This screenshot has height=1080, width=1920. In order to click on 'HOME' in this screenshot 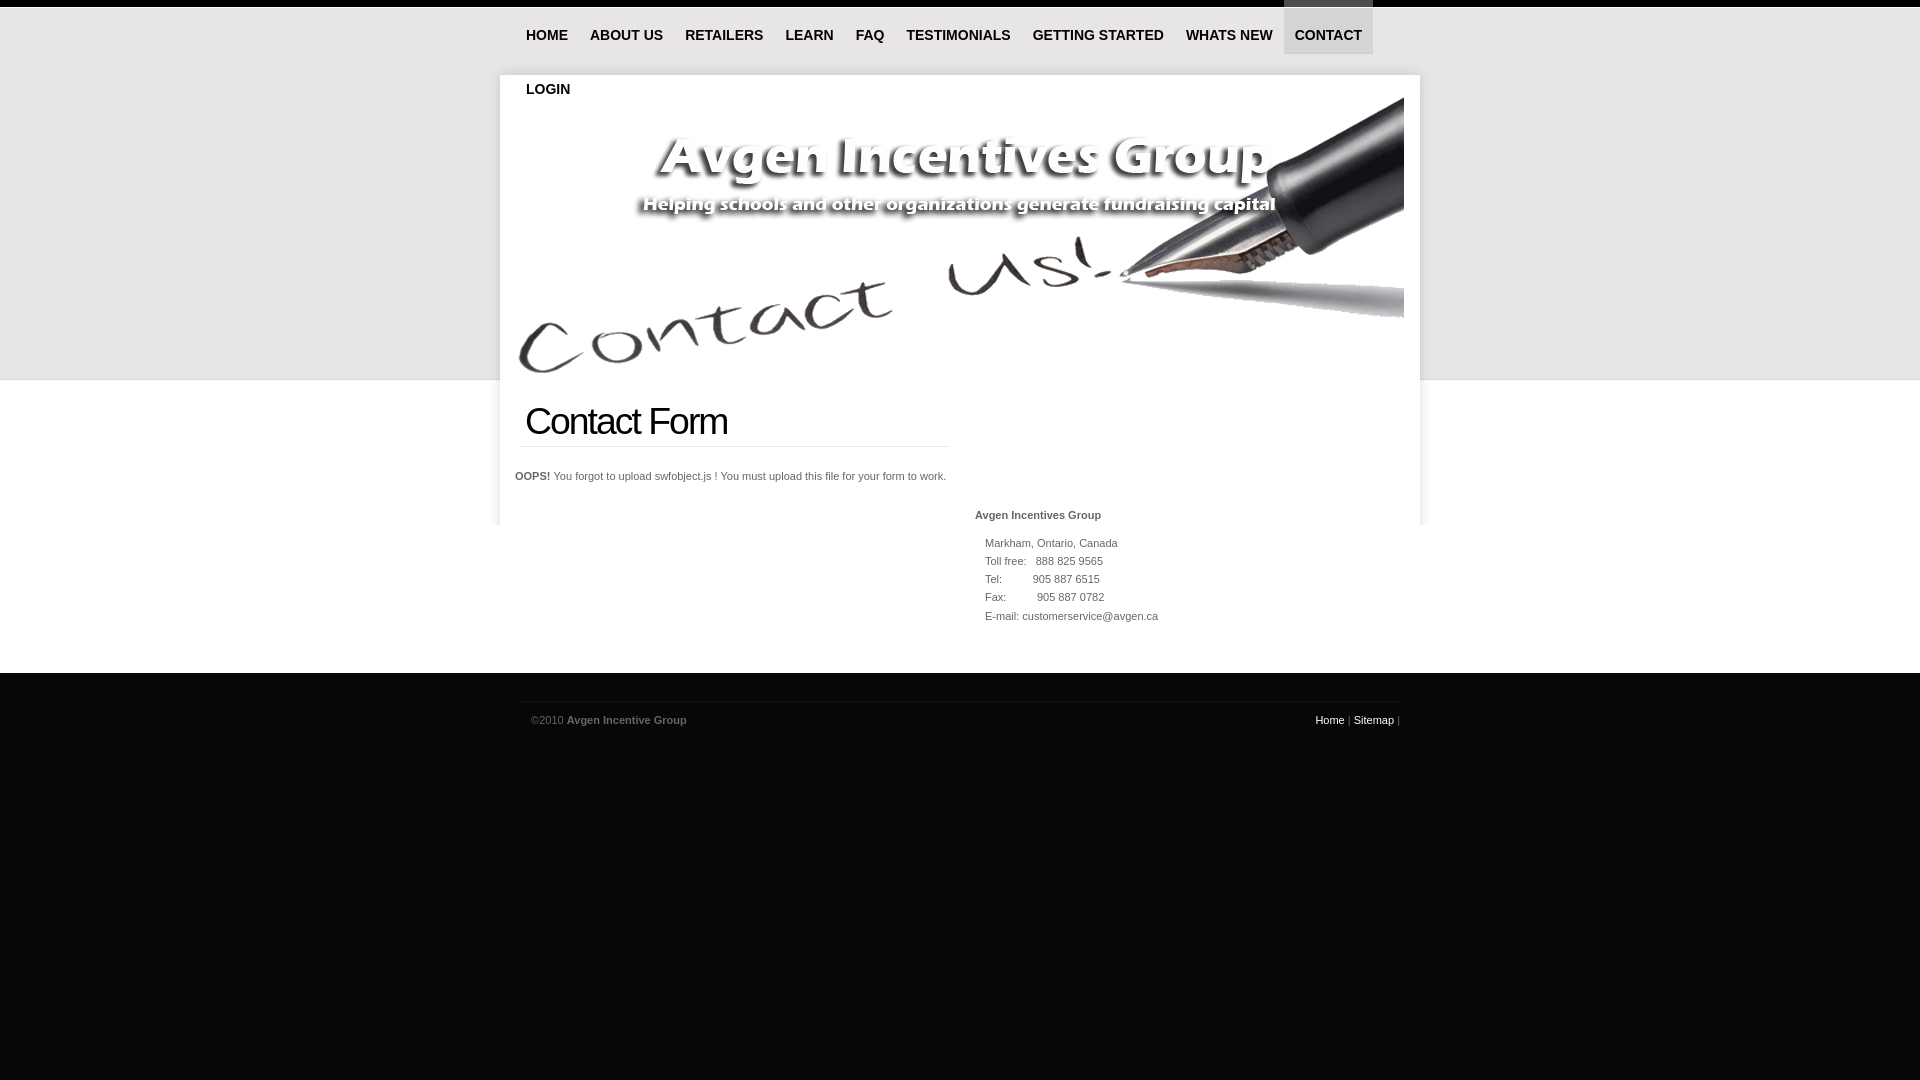, I will do `click(547, 26)`.